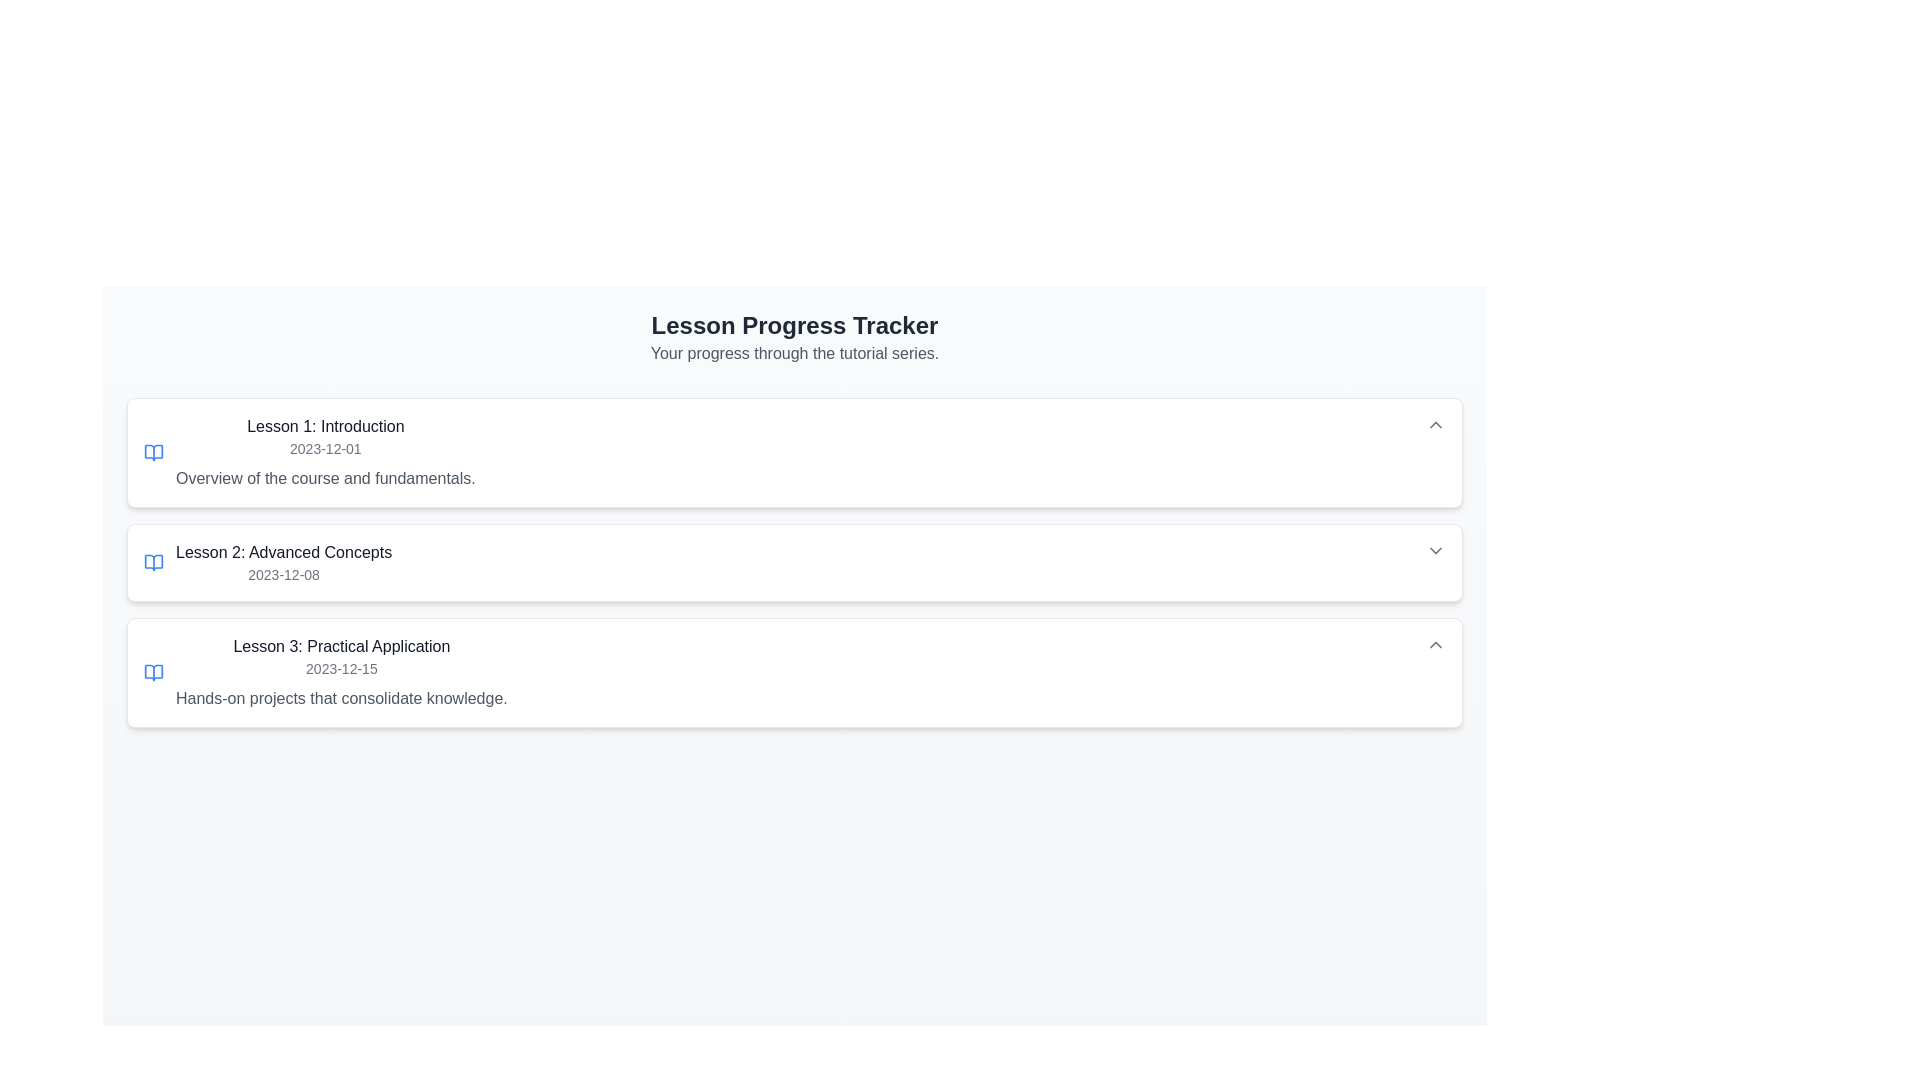 Image resolution: width=1920 pixels, height=1080 pixels. Describe the element at coordinates (308, 452) in the screenshot. I see `on the first lesson overview item in the Lesson Progress Tracker` at that location.